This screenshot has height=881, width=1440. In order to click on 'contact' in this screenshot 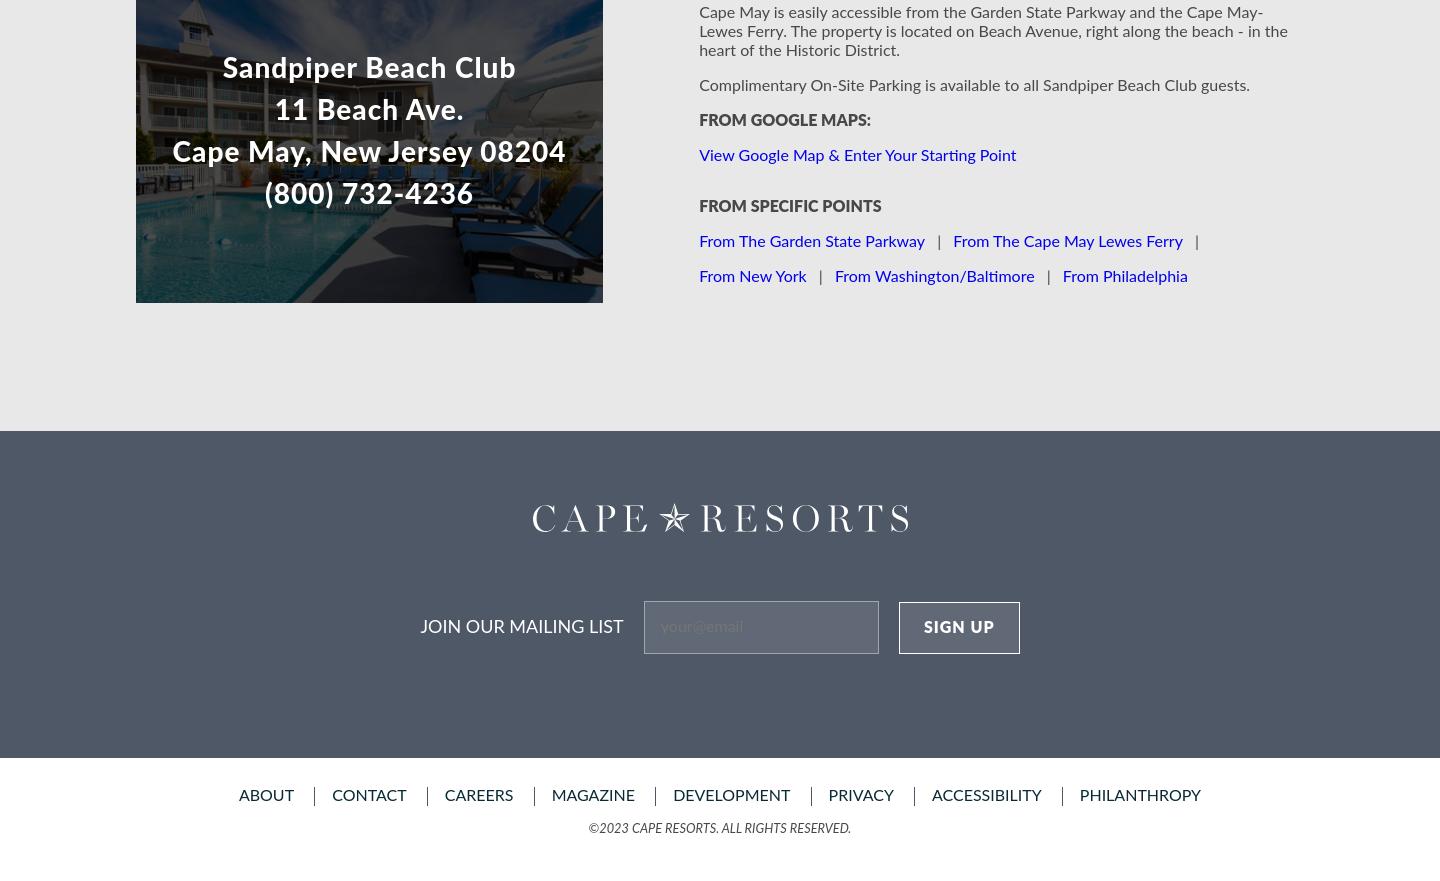, I will do `click(367, 795)`.